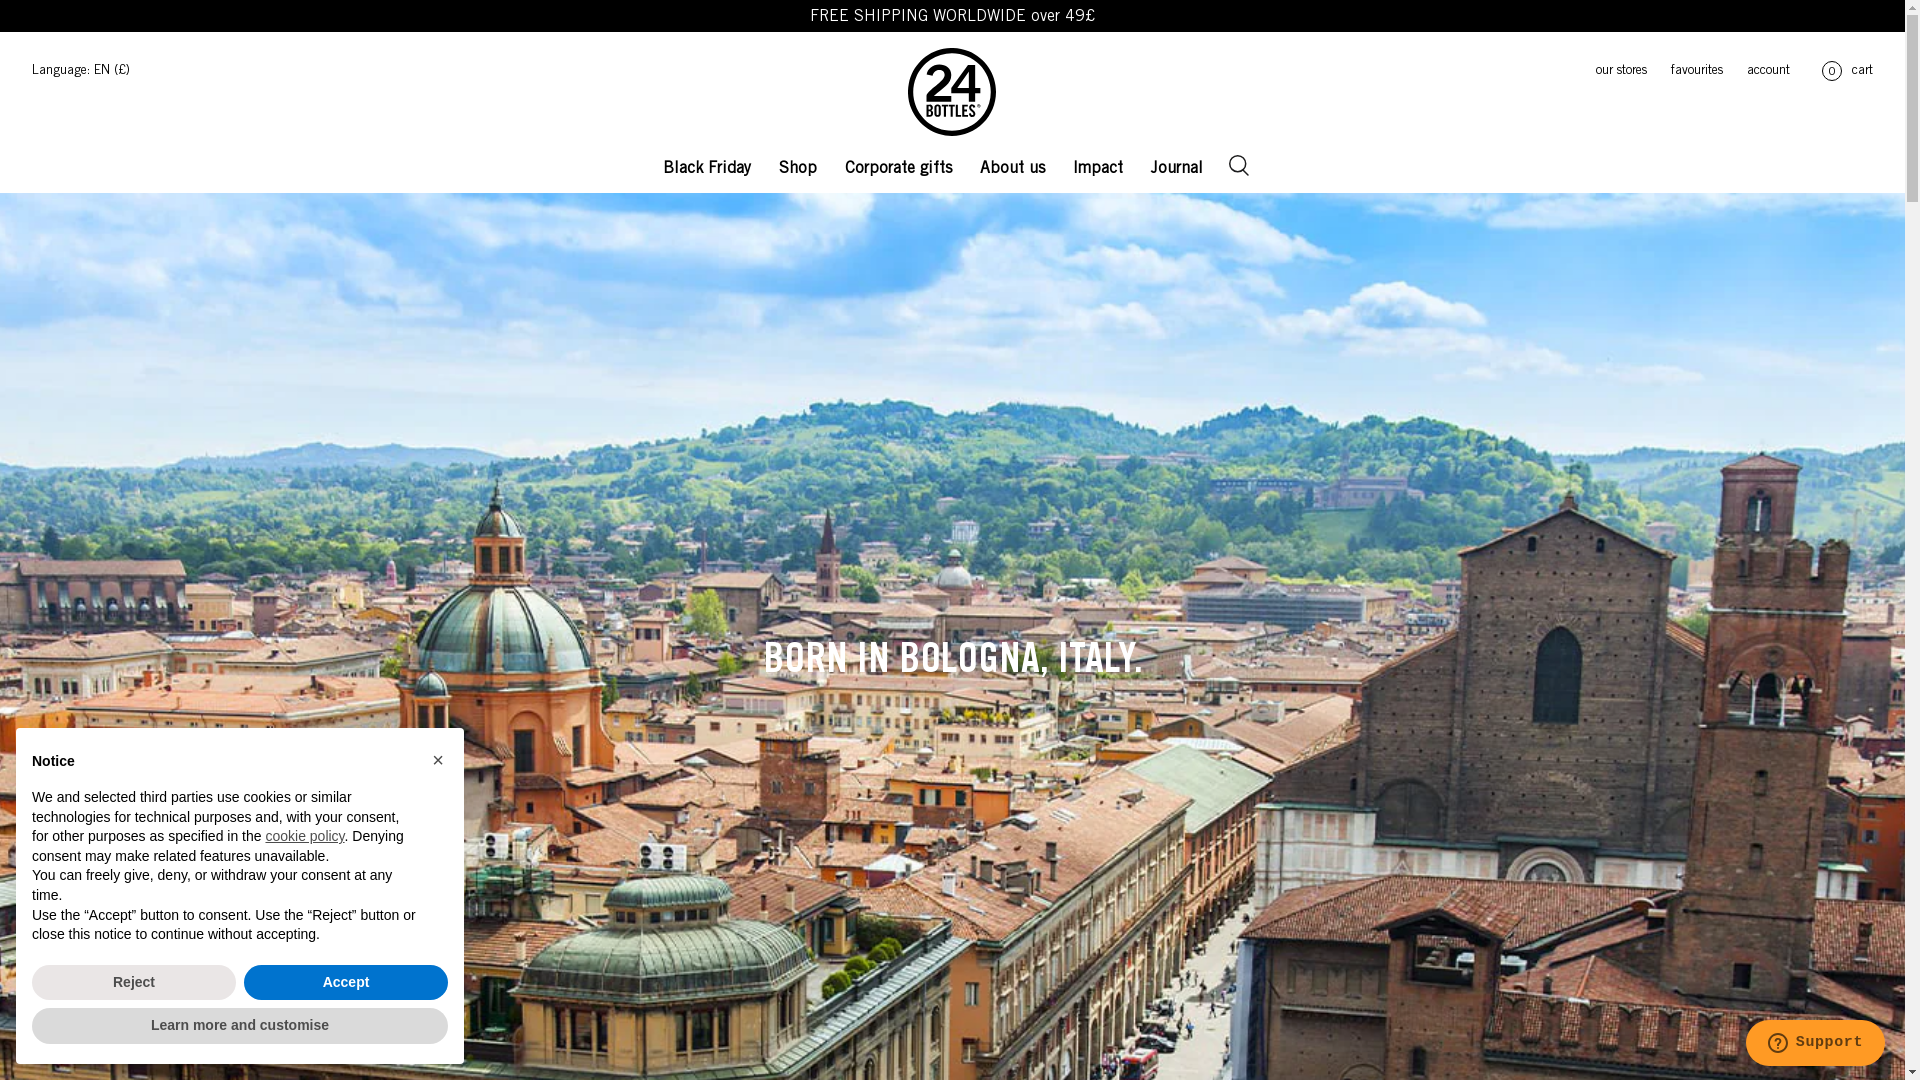 This screenshot has height=1080, width=1920. Describe the element at coordinates (1147, 163) in the screenshot. I see `'Journal'` at that location.